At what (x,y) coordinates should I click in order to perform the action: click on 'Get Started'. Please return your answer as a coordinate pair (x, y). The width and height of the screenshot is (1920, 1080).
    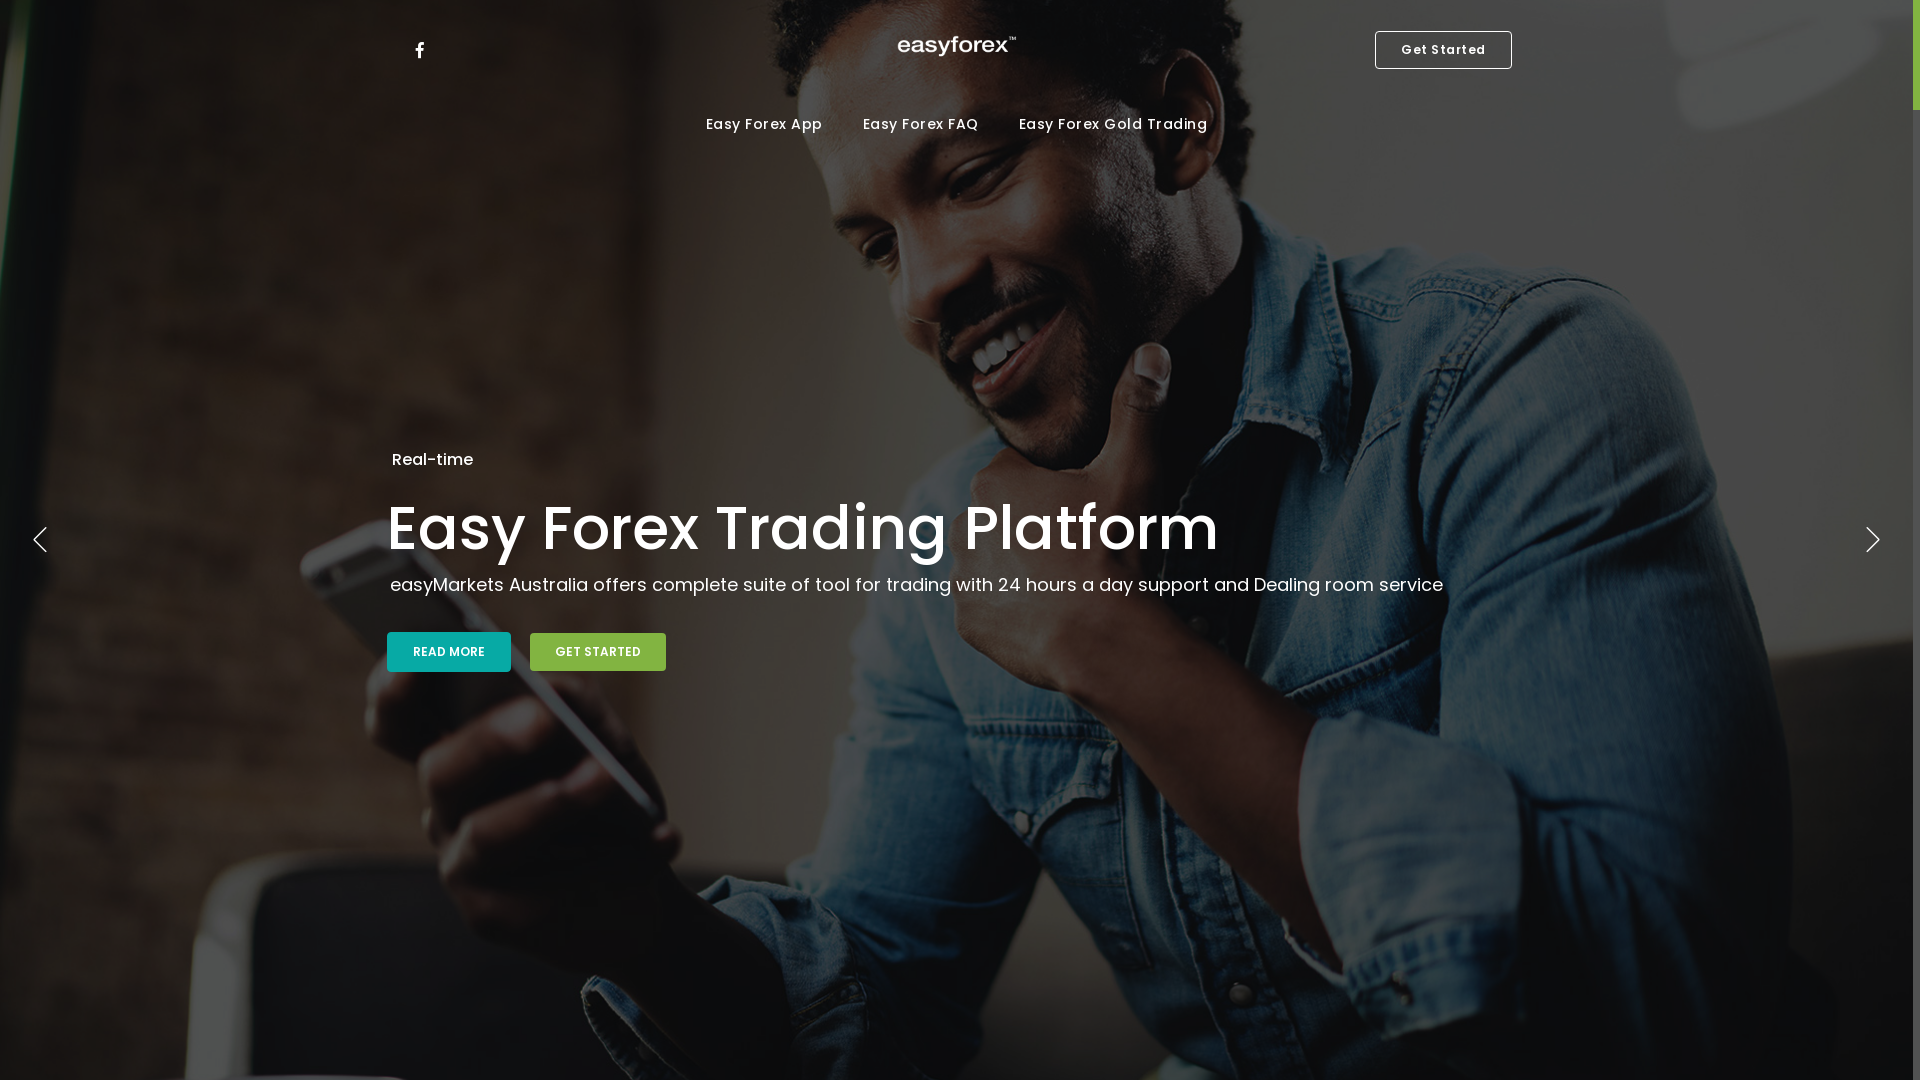
    Looking at the image, I should click on (1443, 49).